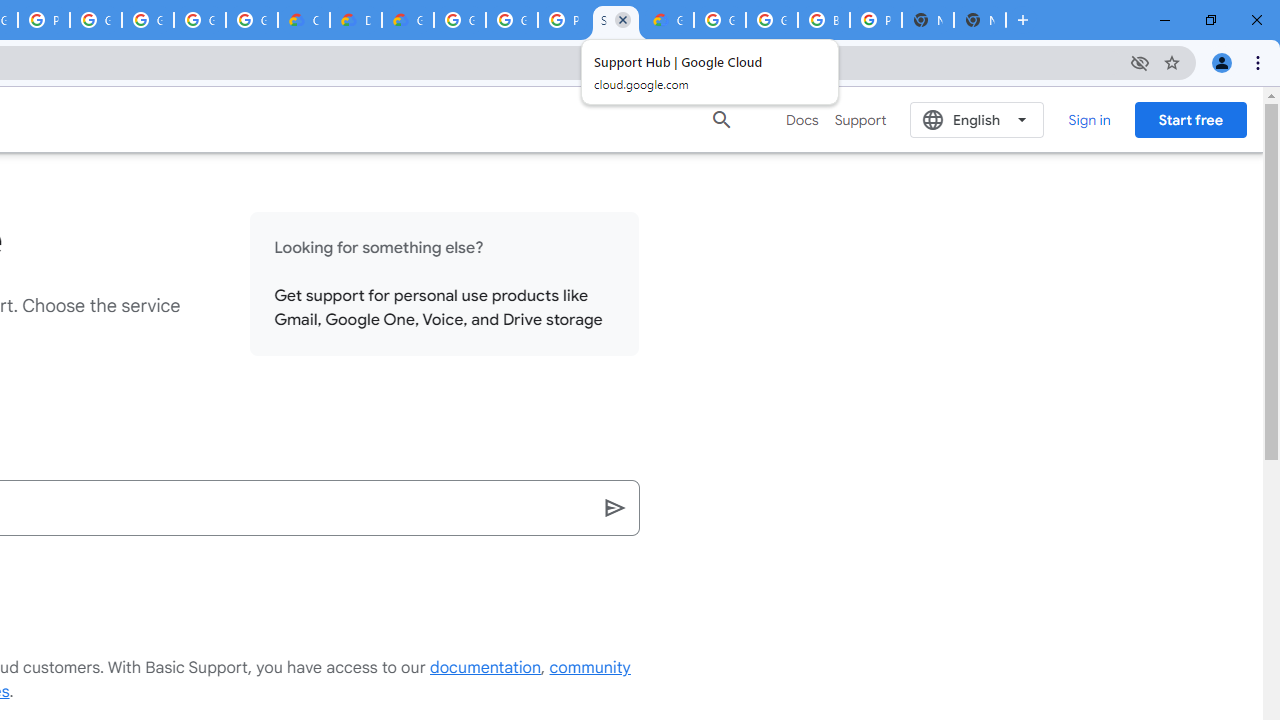  What do you see at coordinates (303, 20) in the screenshot?
I see `'Customer Care | Google Cloud'` at bounding box center [303, 20].